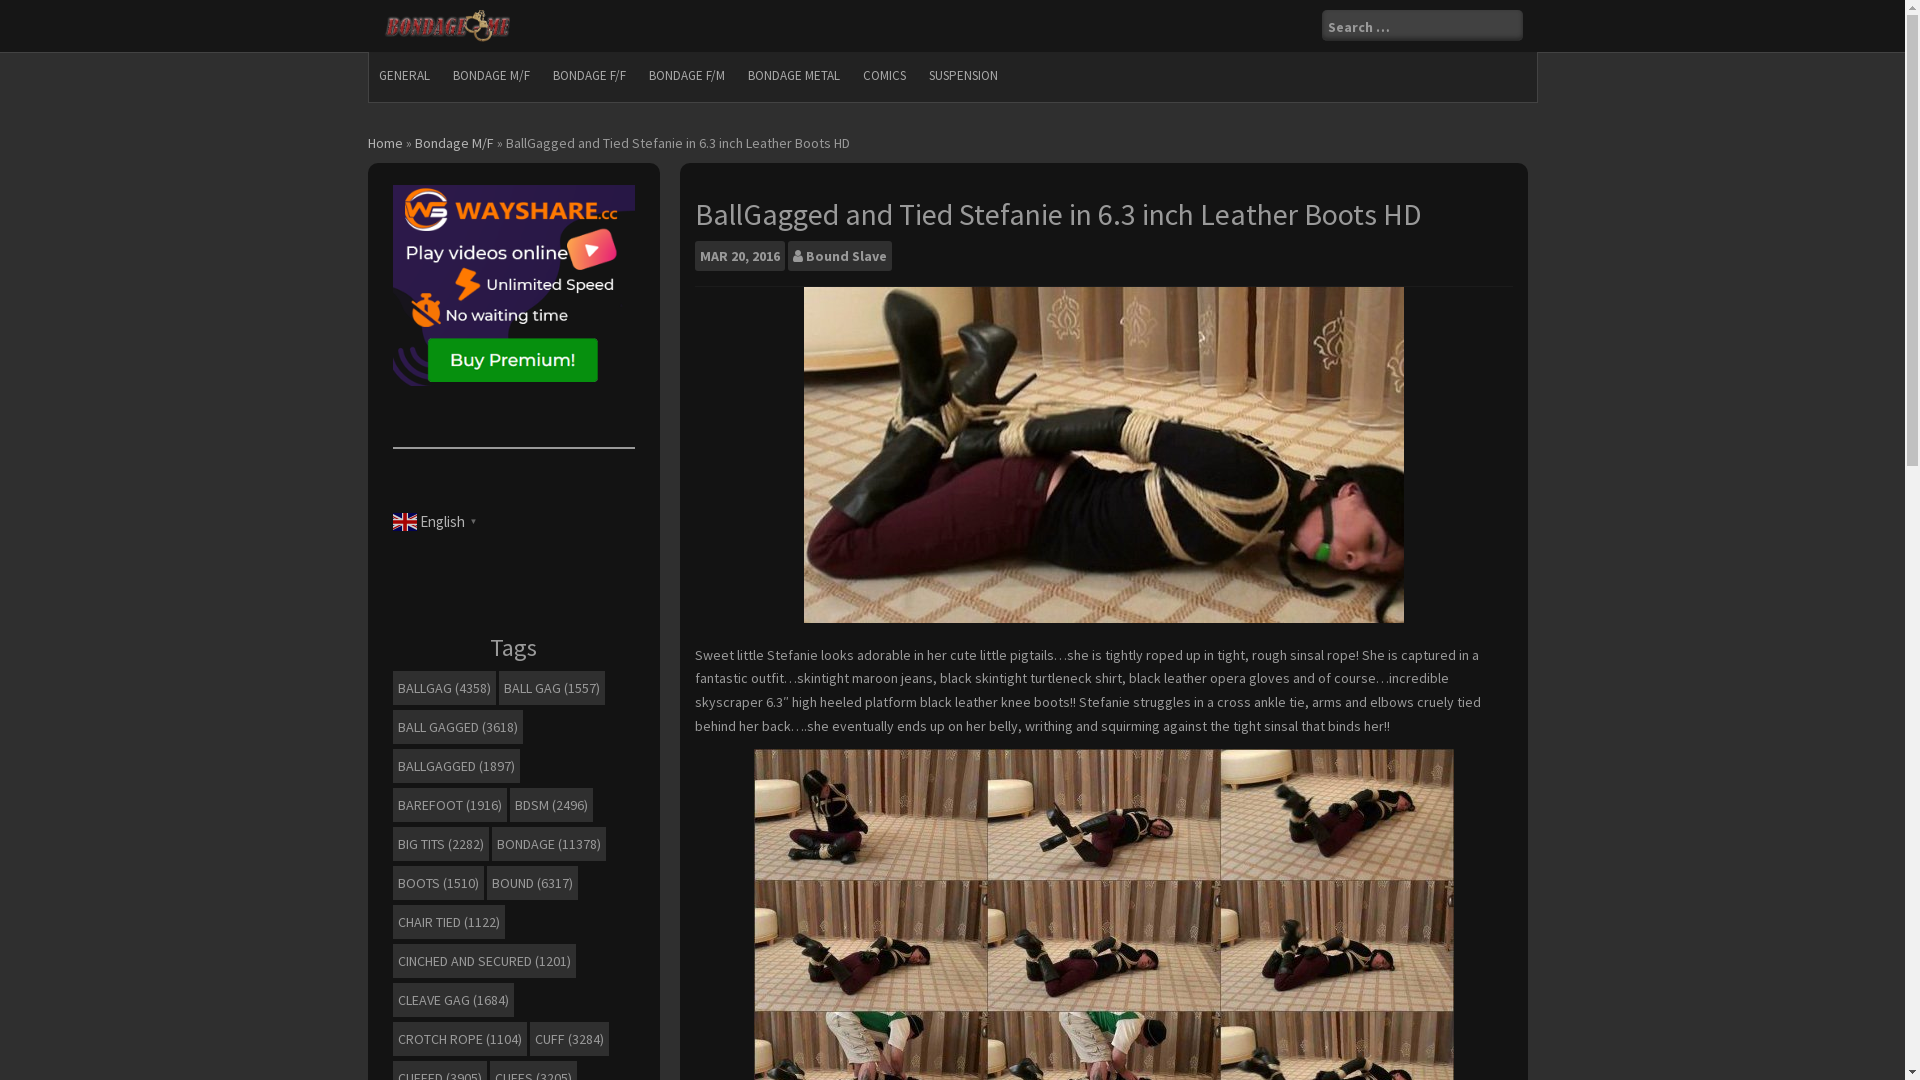 Image resolution: width=1920 pixels, height=1080 pixels. Describe the element at coordinates (455, 726) in the screenshot. I see `'BALL GAGGED (3618)'` at that location.